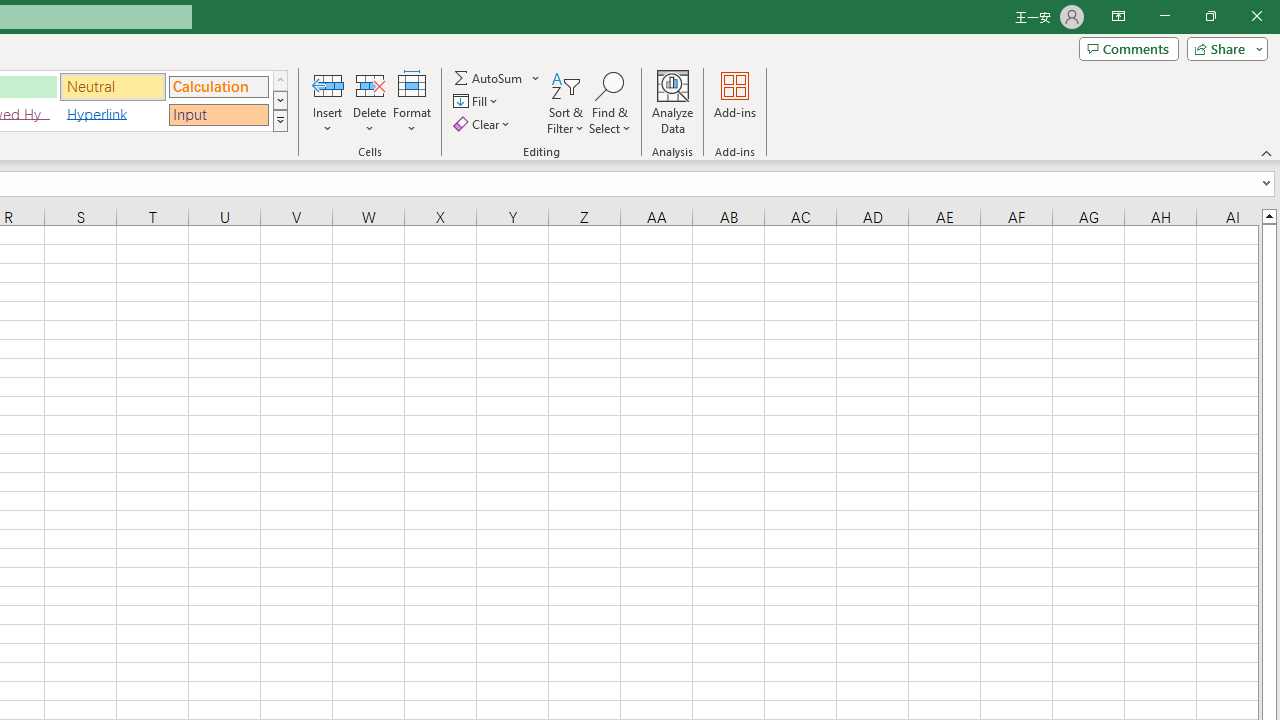  Describe the element at coordinates (279, 120) in the screenshot. I see `'Class: NetUIImage'` at that location.